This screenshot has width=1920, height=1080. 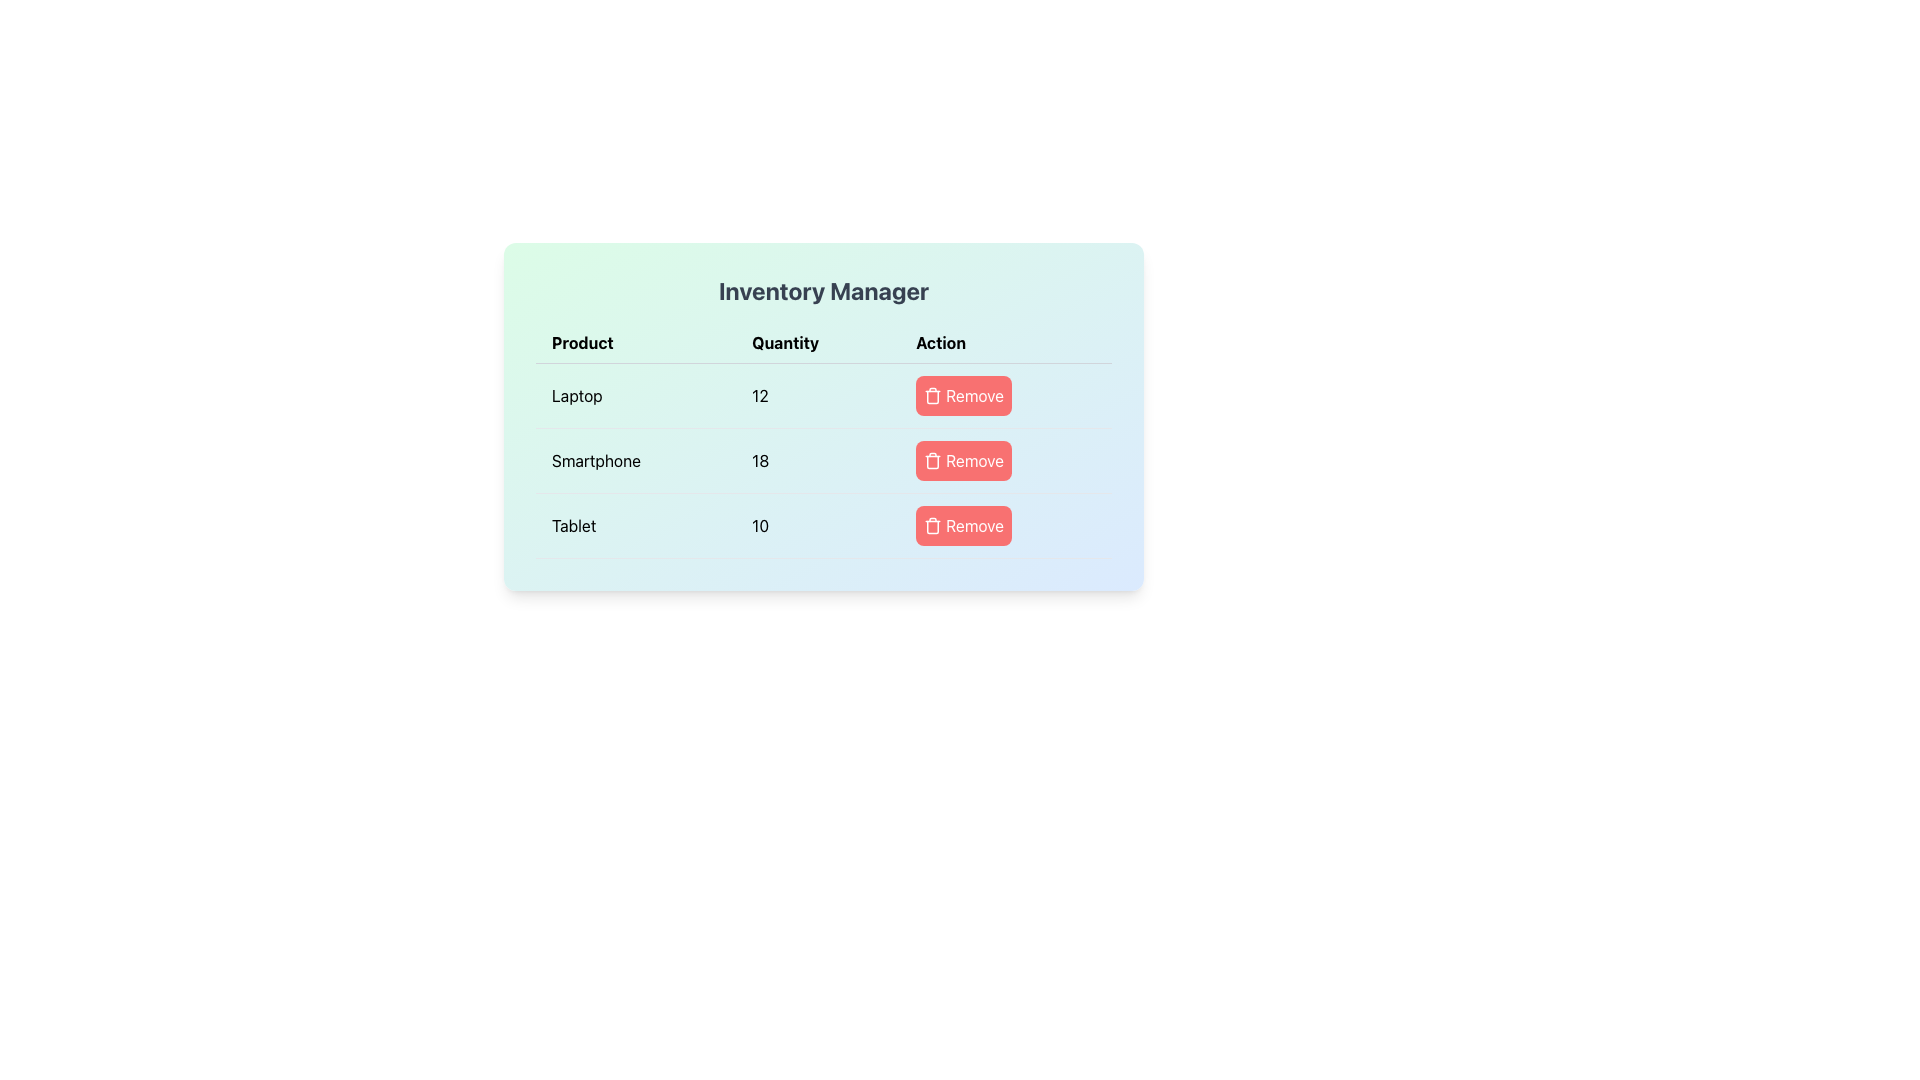 What do you see at coordinates (824, 290) in the screenshot?
I see `the static text element labeled 'Inventory Manager' which serves as the title for the interface section` at bounding box center [824, 290].